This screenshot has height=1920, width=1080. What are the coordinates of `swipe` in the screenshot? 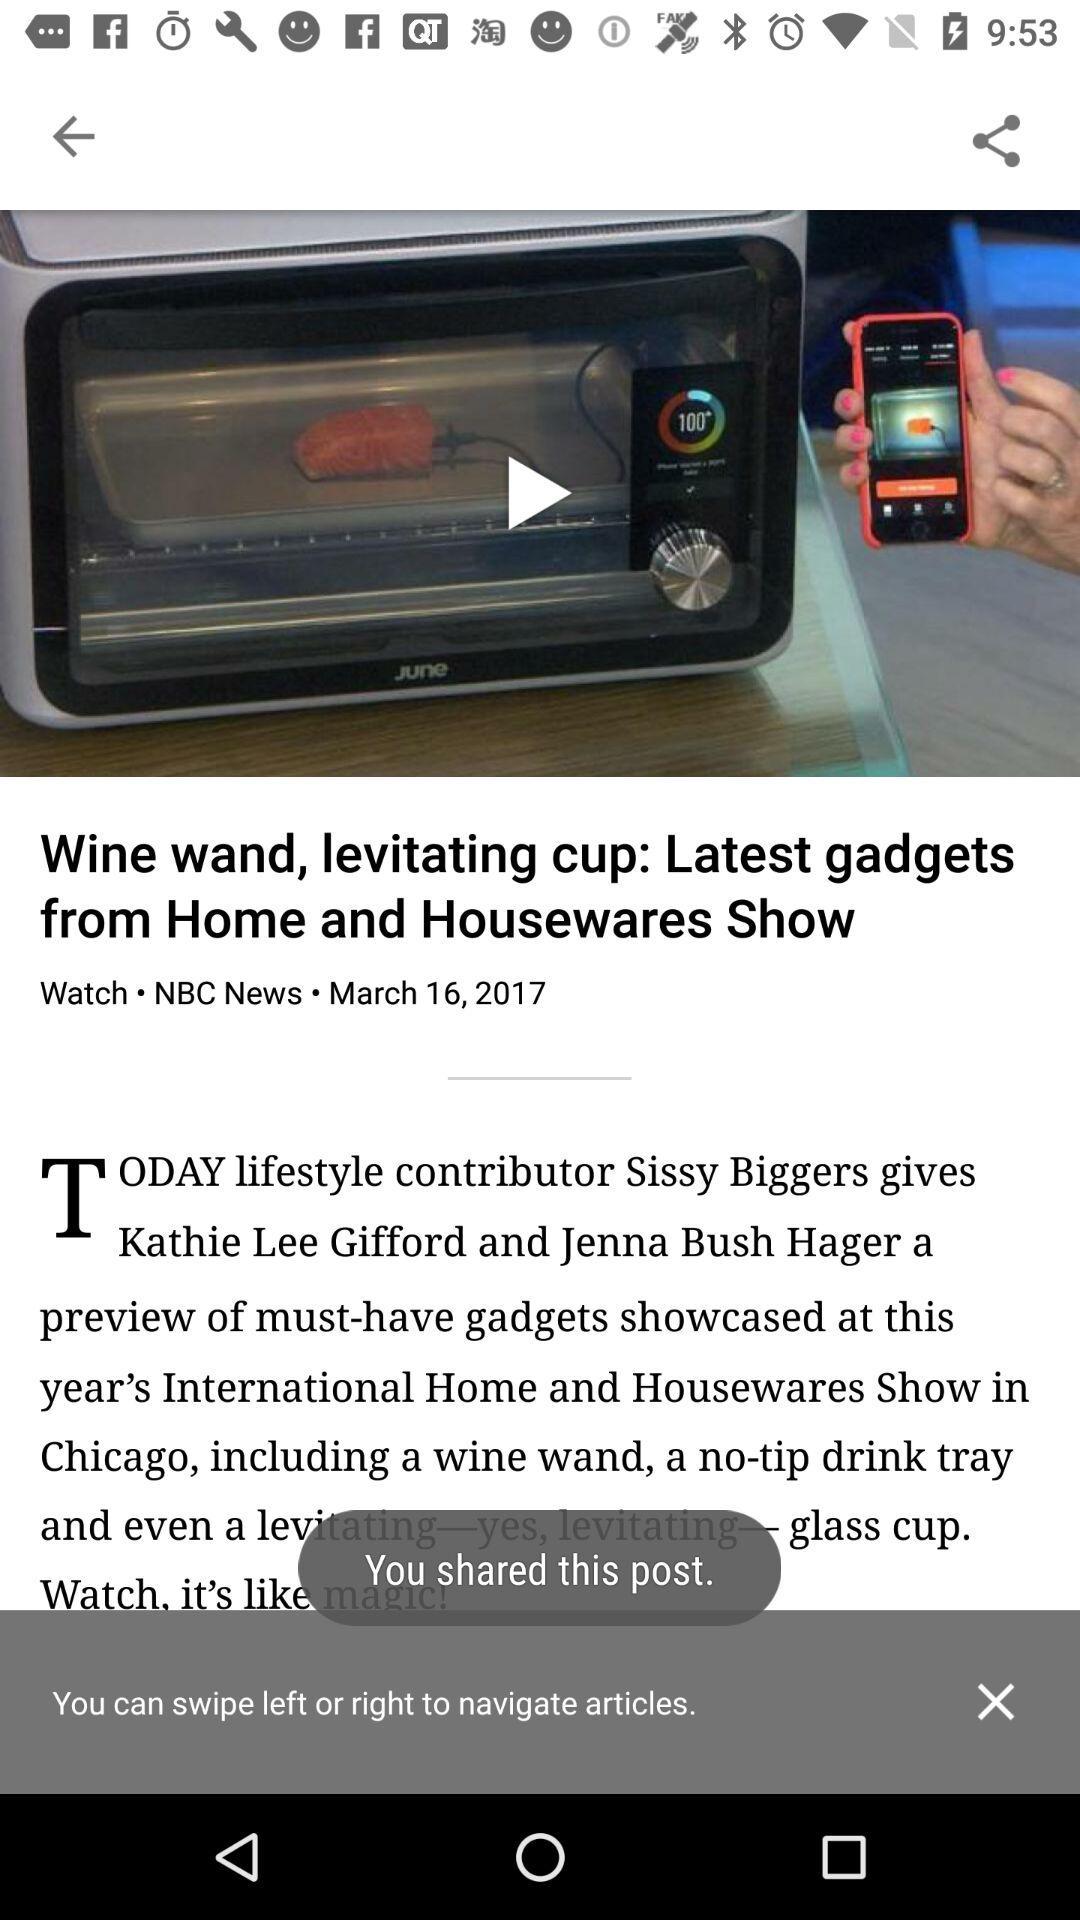 It's located at (540, 1735).